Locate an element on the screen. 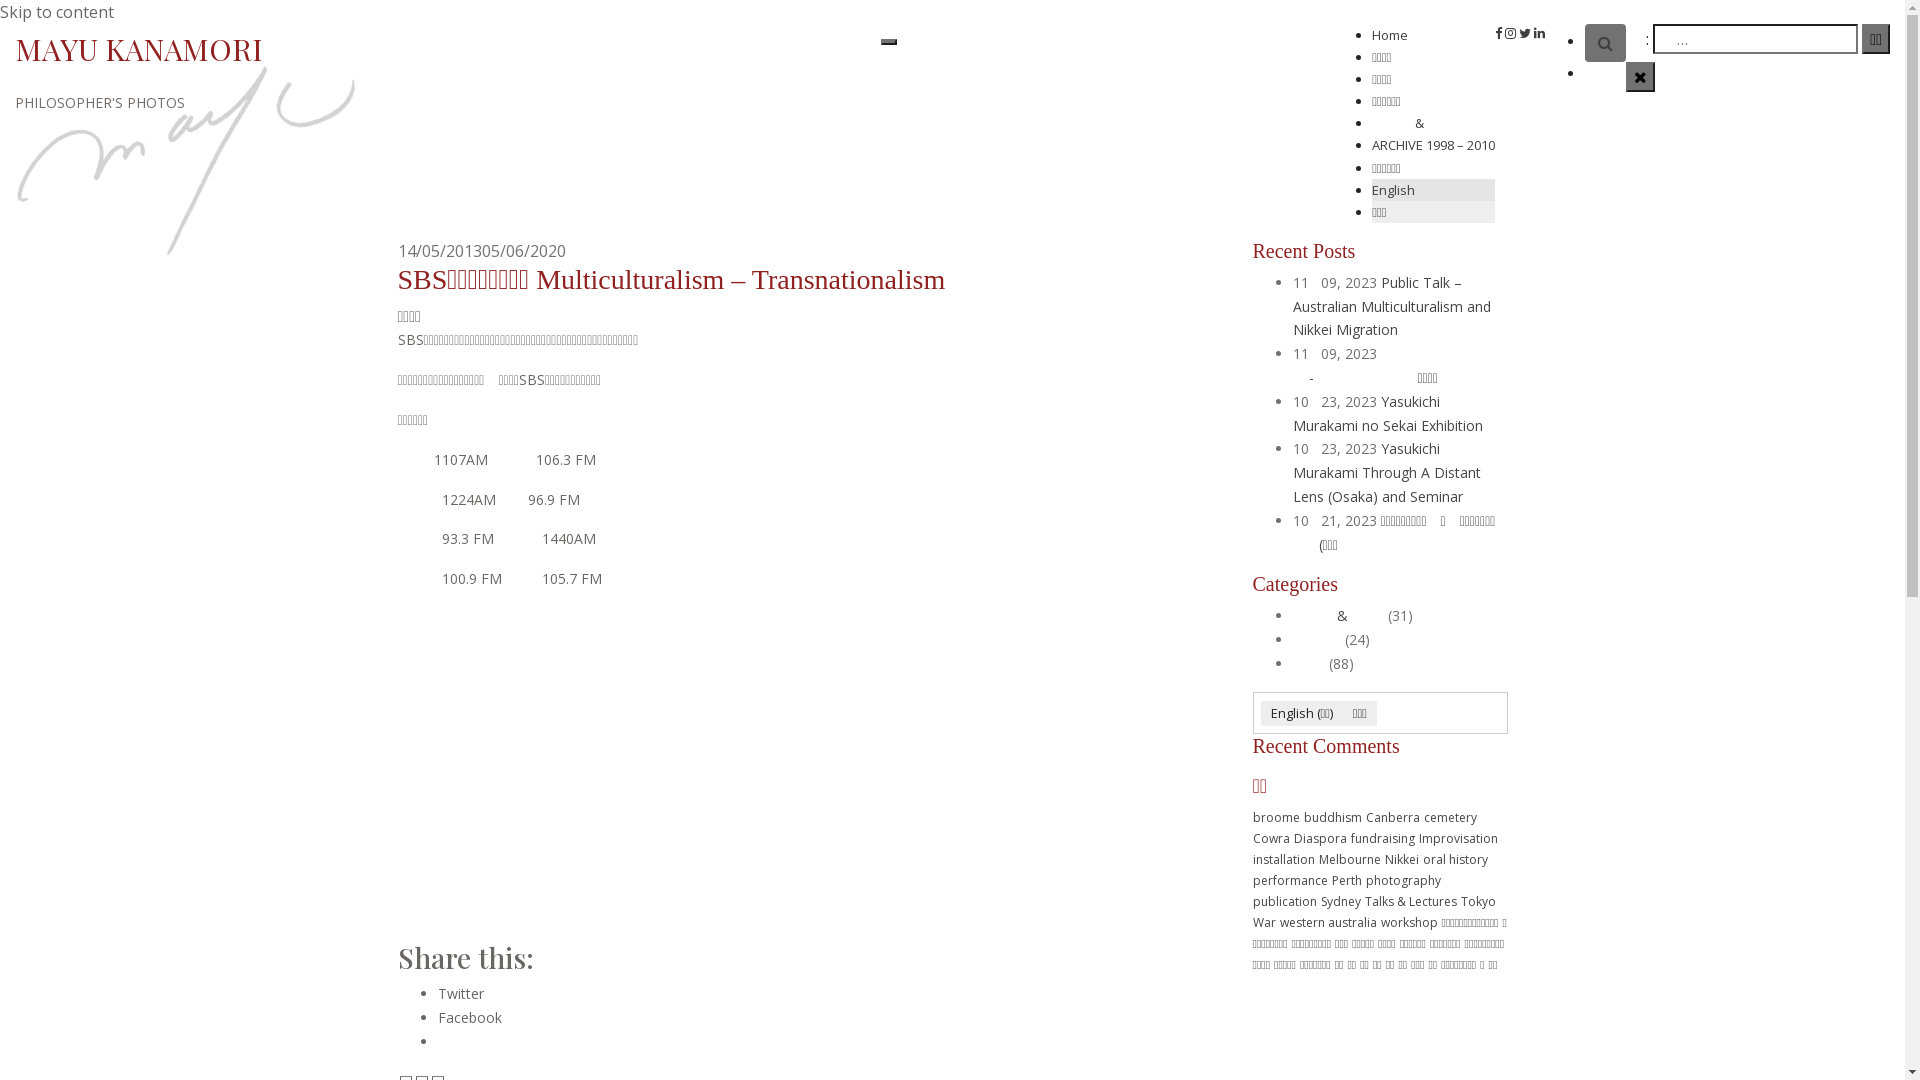 The image size is (1920, 1080). 'buddhism' is located at coordinates (1333, 817).